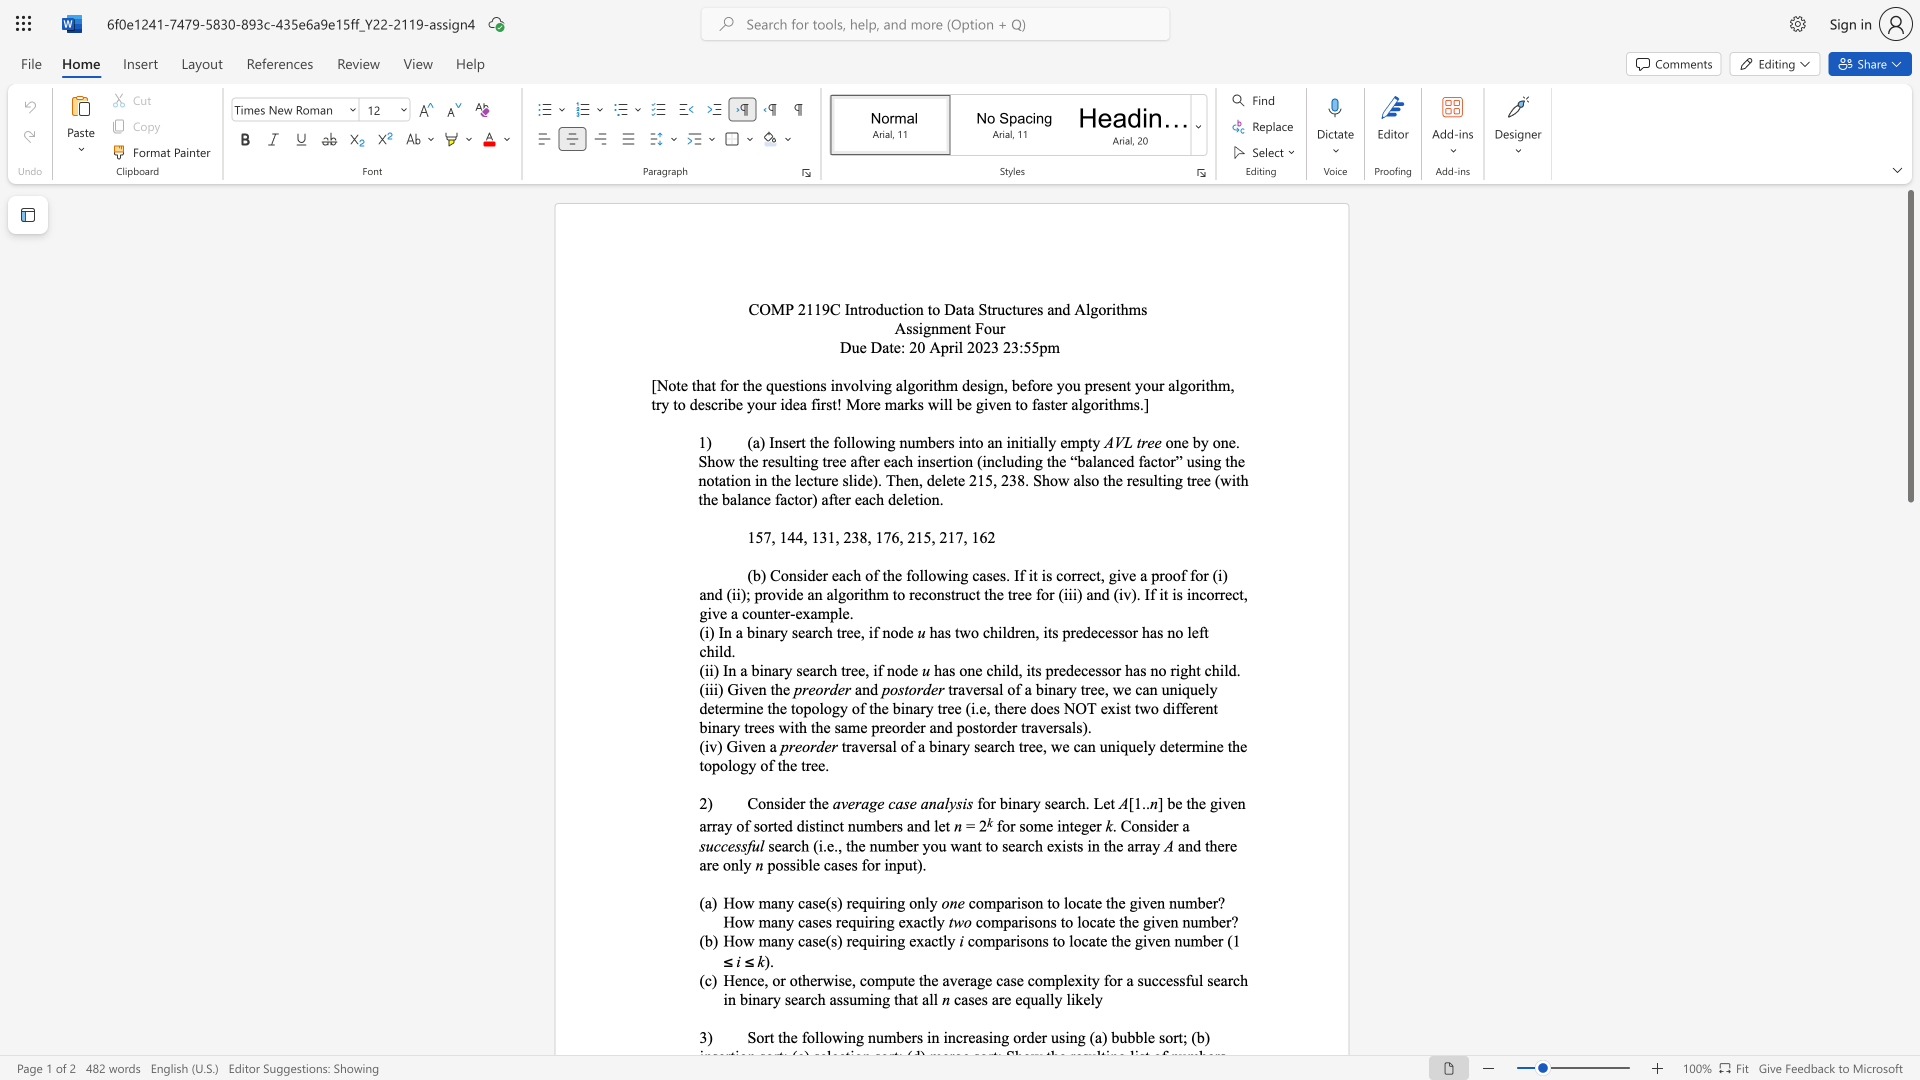 This screenshot has height=1080, width=1920. Describe the element at coordinates (709, 746) in the screenshot. I see `the subset text "v) Giv" within the text "(iv) Given a"` at that location.